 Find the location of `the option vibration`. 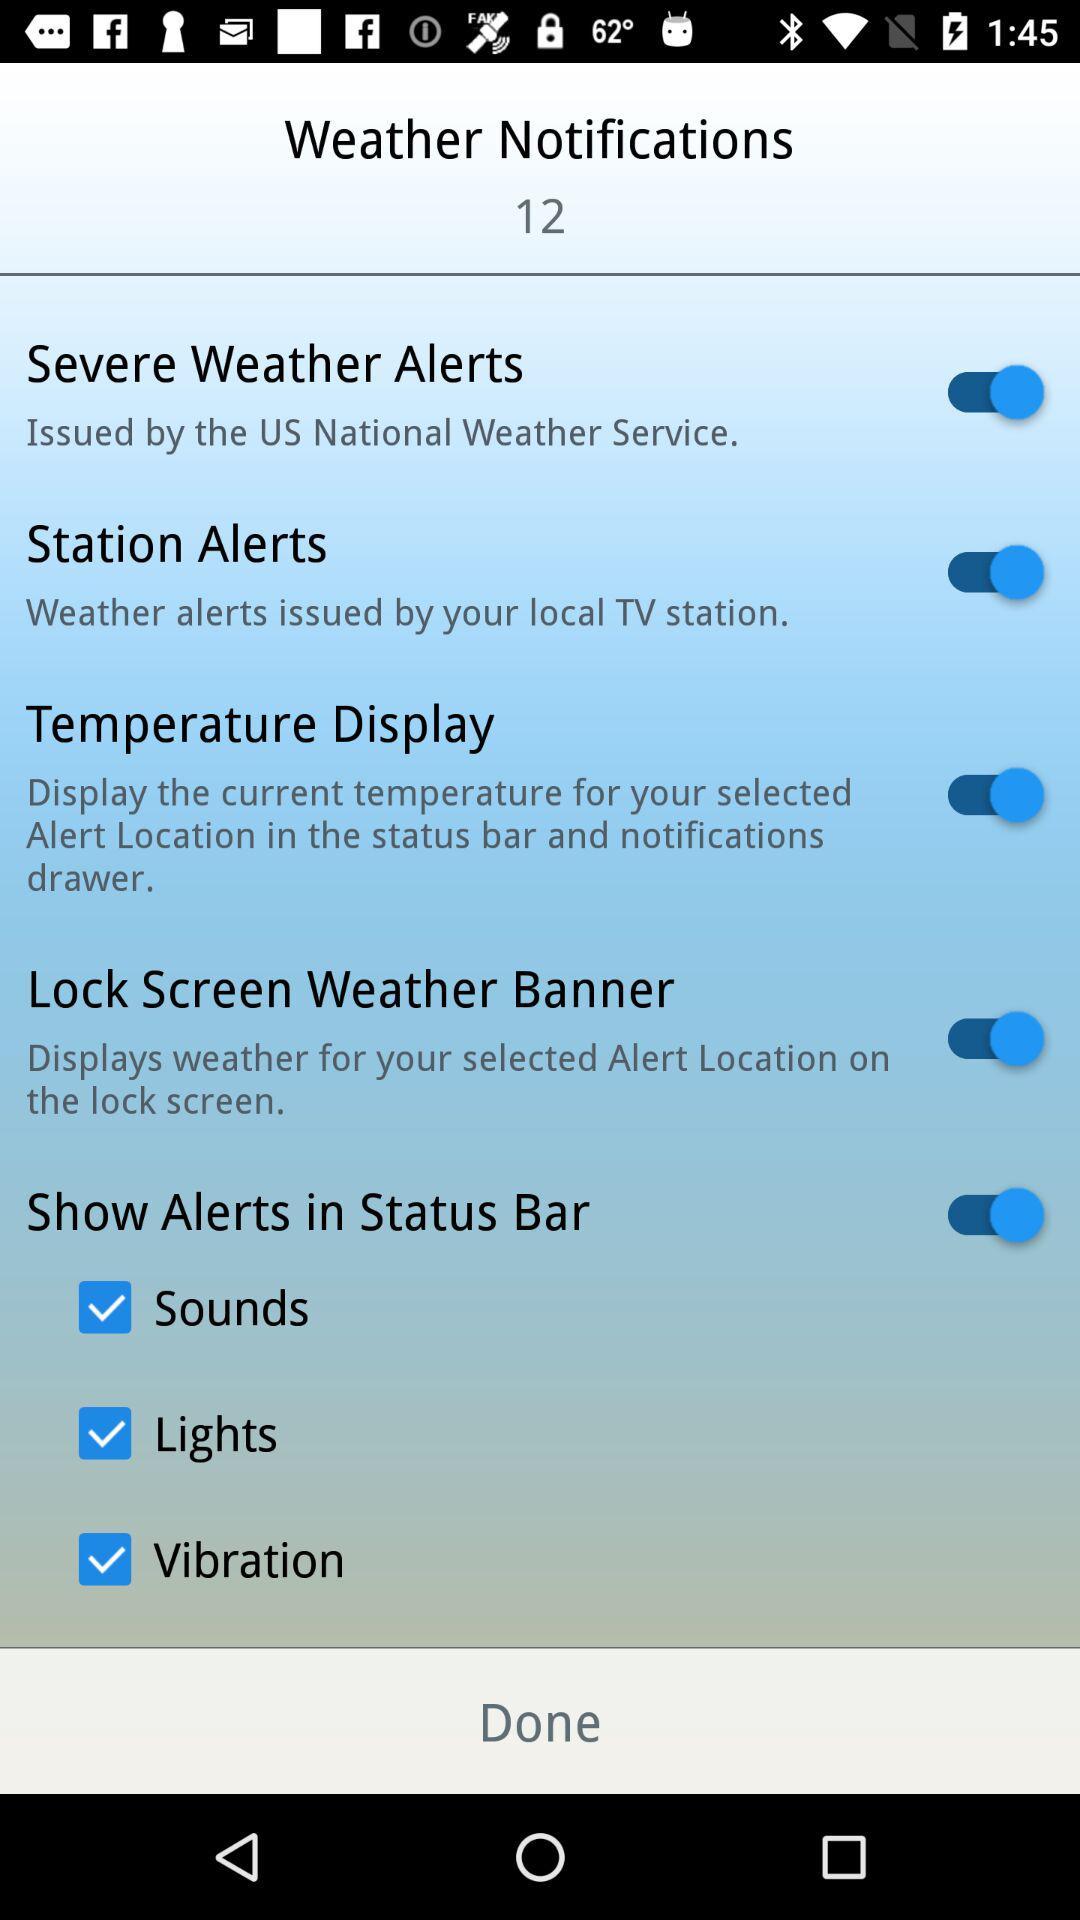

the option vibration is located at coordinates (212, 1558).